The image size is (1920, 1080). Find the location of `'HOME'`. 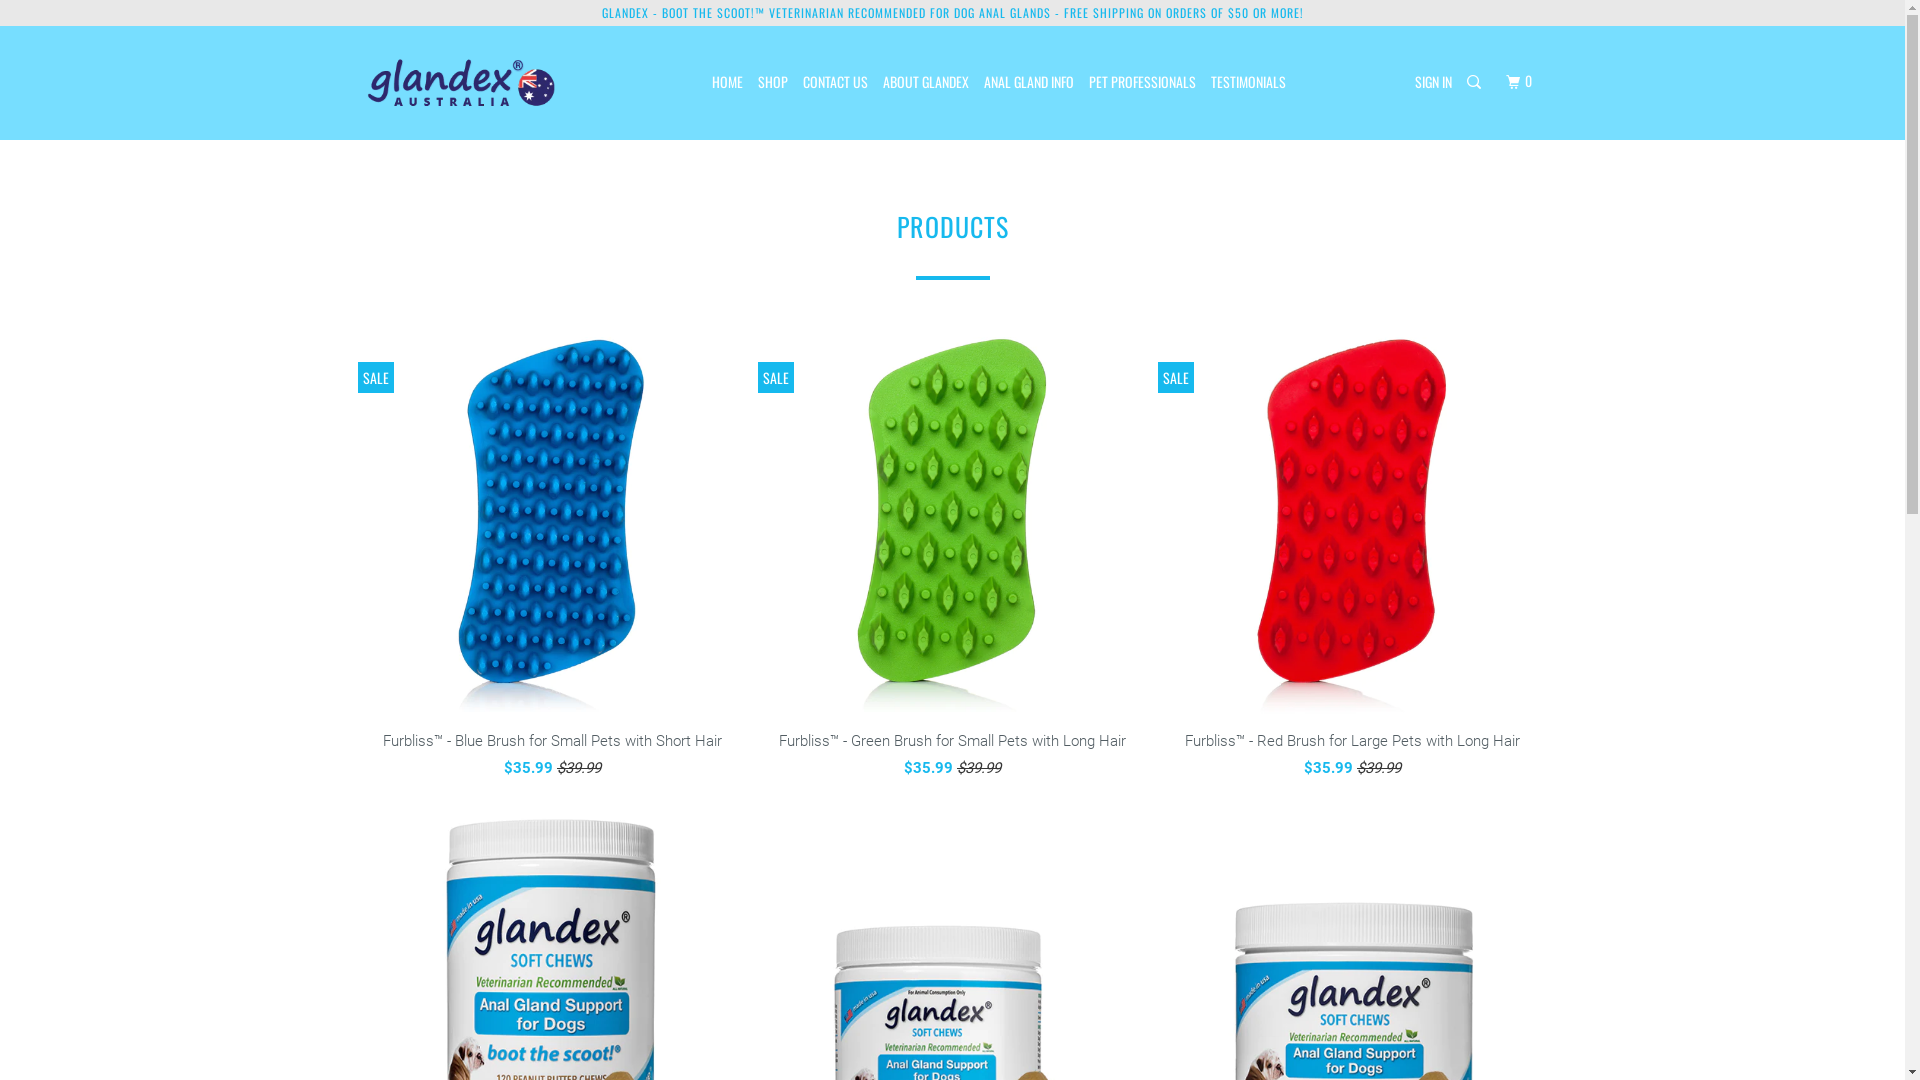

'HOME' is located at coordinates (708, 80).